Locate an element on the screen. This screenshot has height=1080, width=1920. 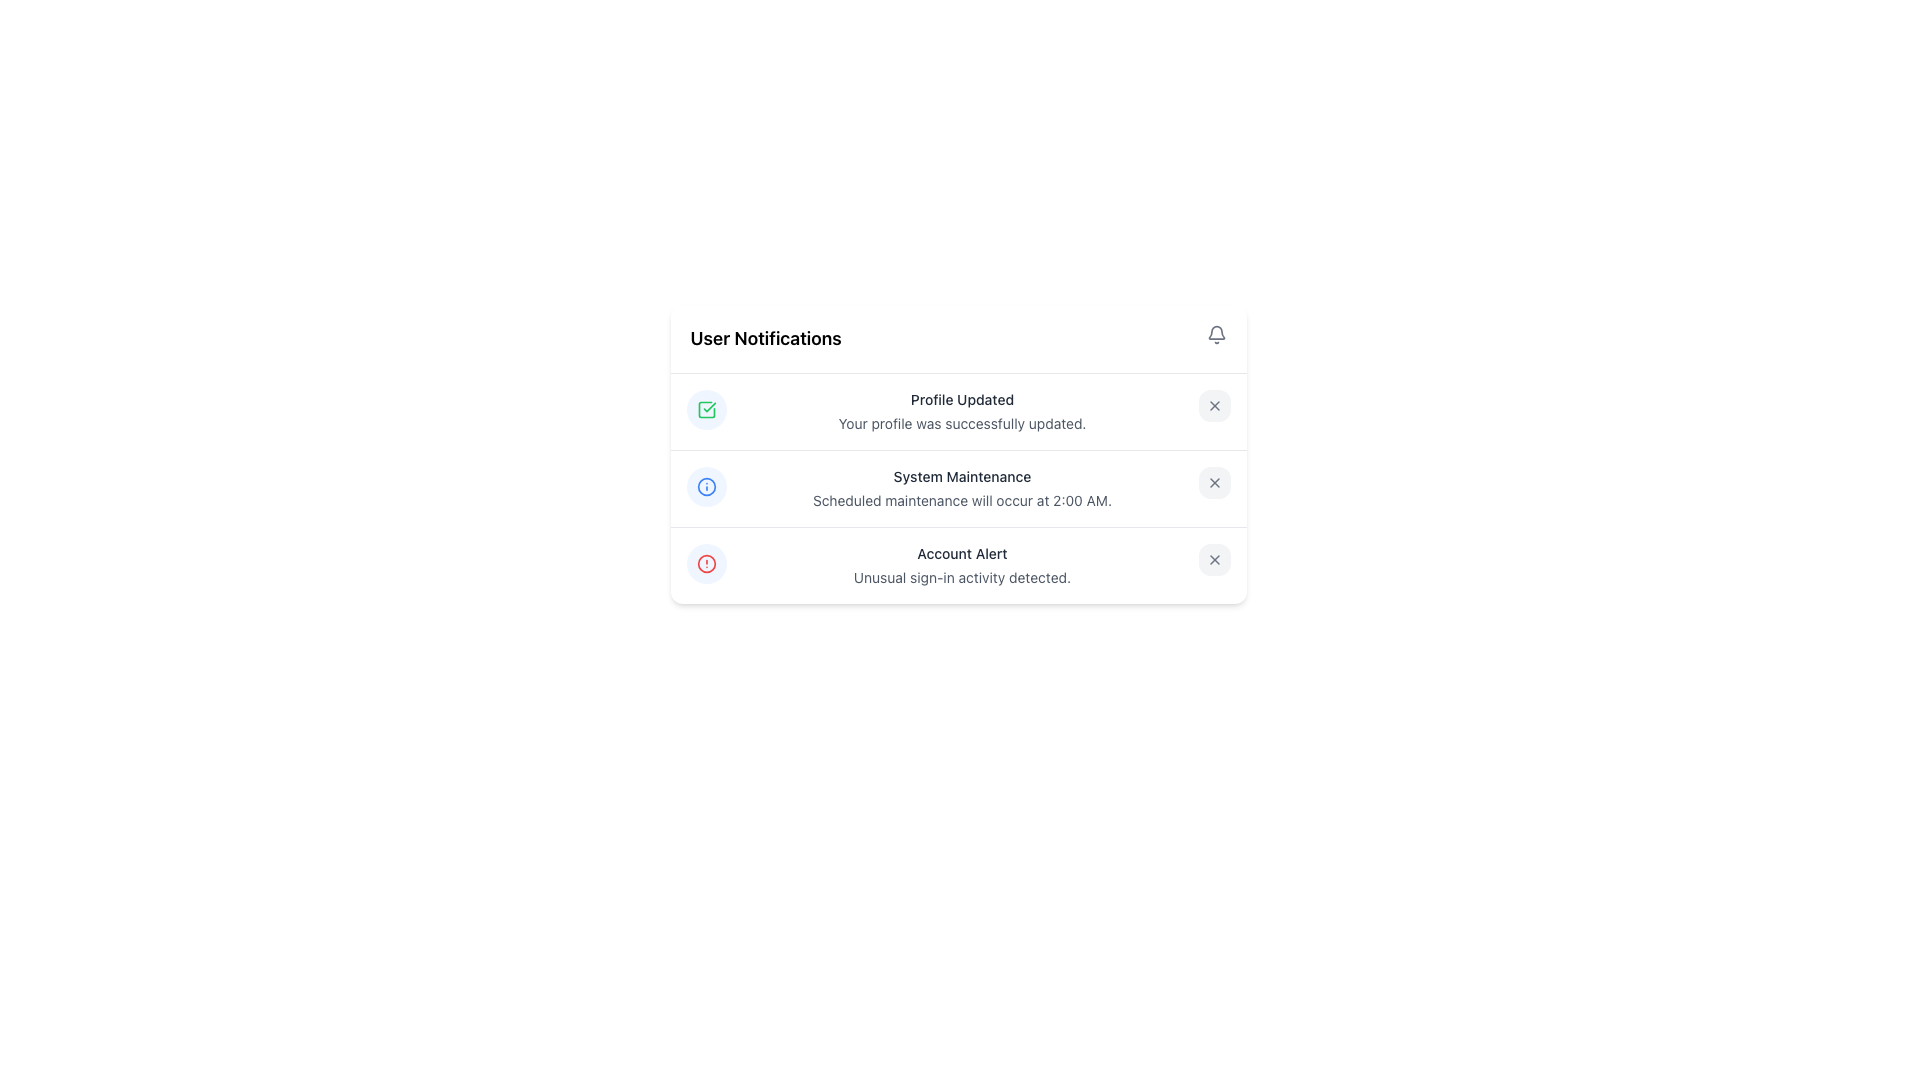
notification text 'Account Alert' and 'Unusual sign-in activity detected' from the third notification in the notification list is located at coordinates (962, 566).